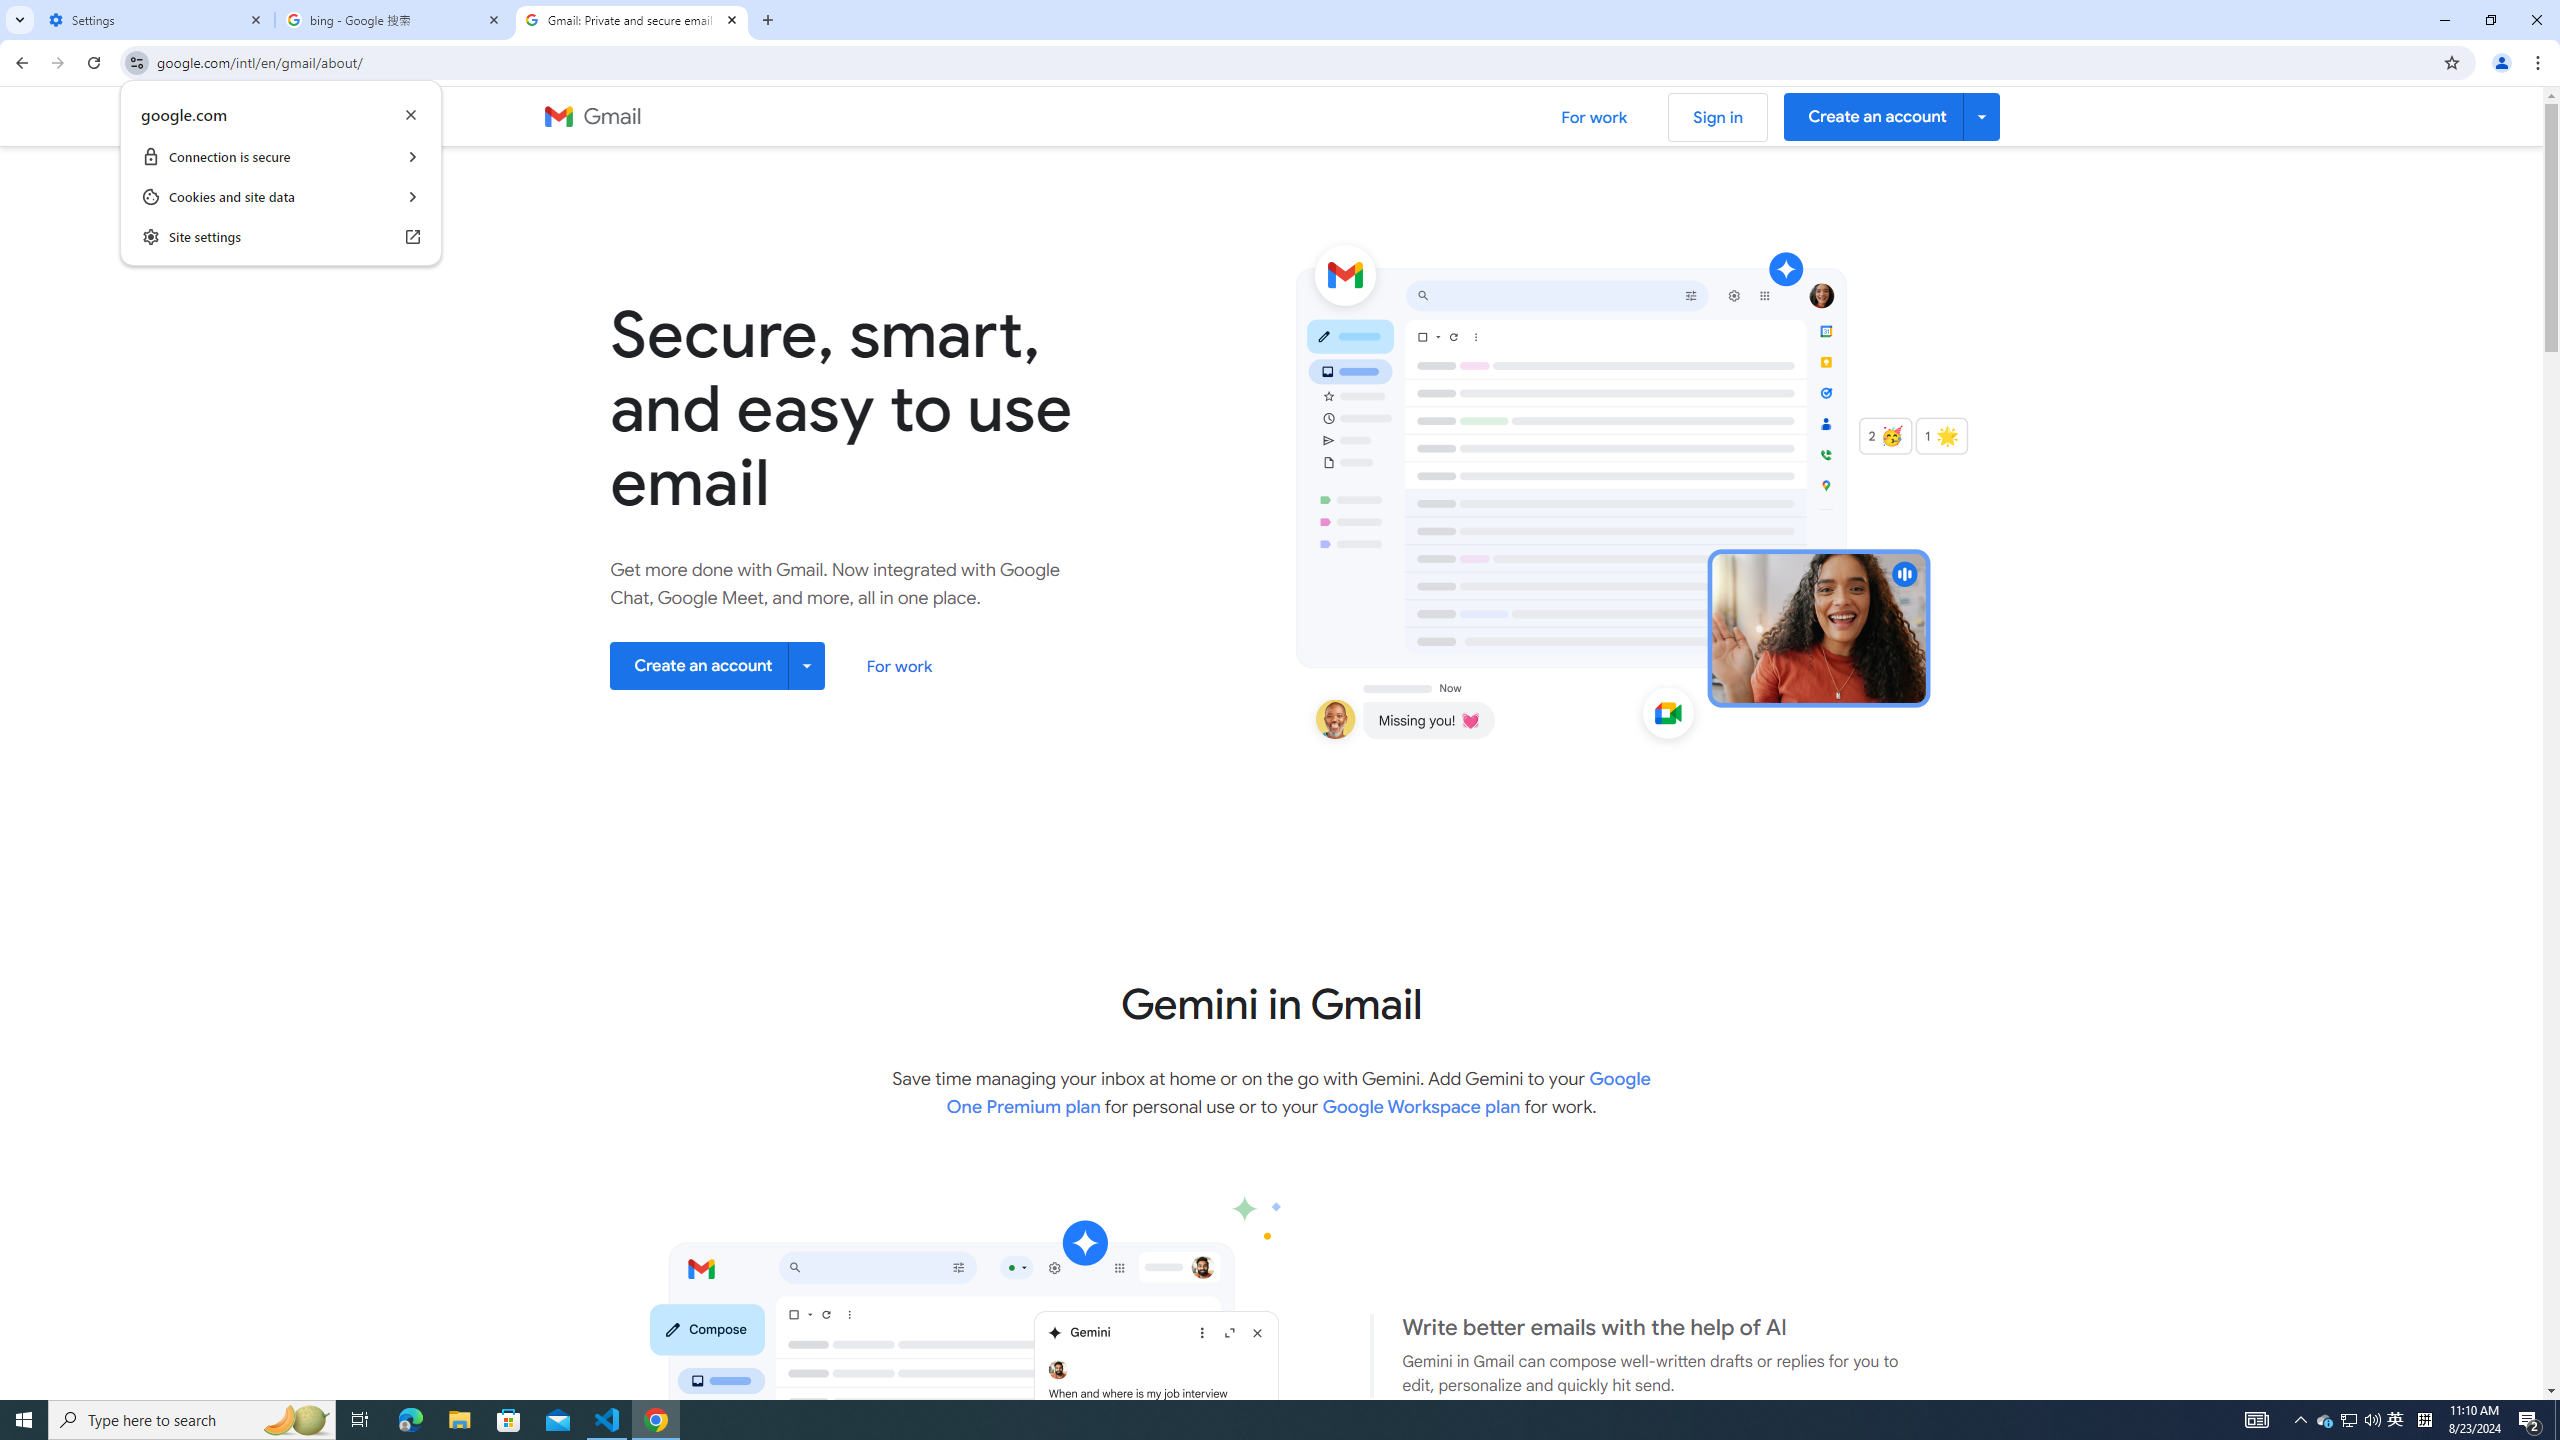  I want to click on 'AutomationID: 4105', so click(2255, 1418).